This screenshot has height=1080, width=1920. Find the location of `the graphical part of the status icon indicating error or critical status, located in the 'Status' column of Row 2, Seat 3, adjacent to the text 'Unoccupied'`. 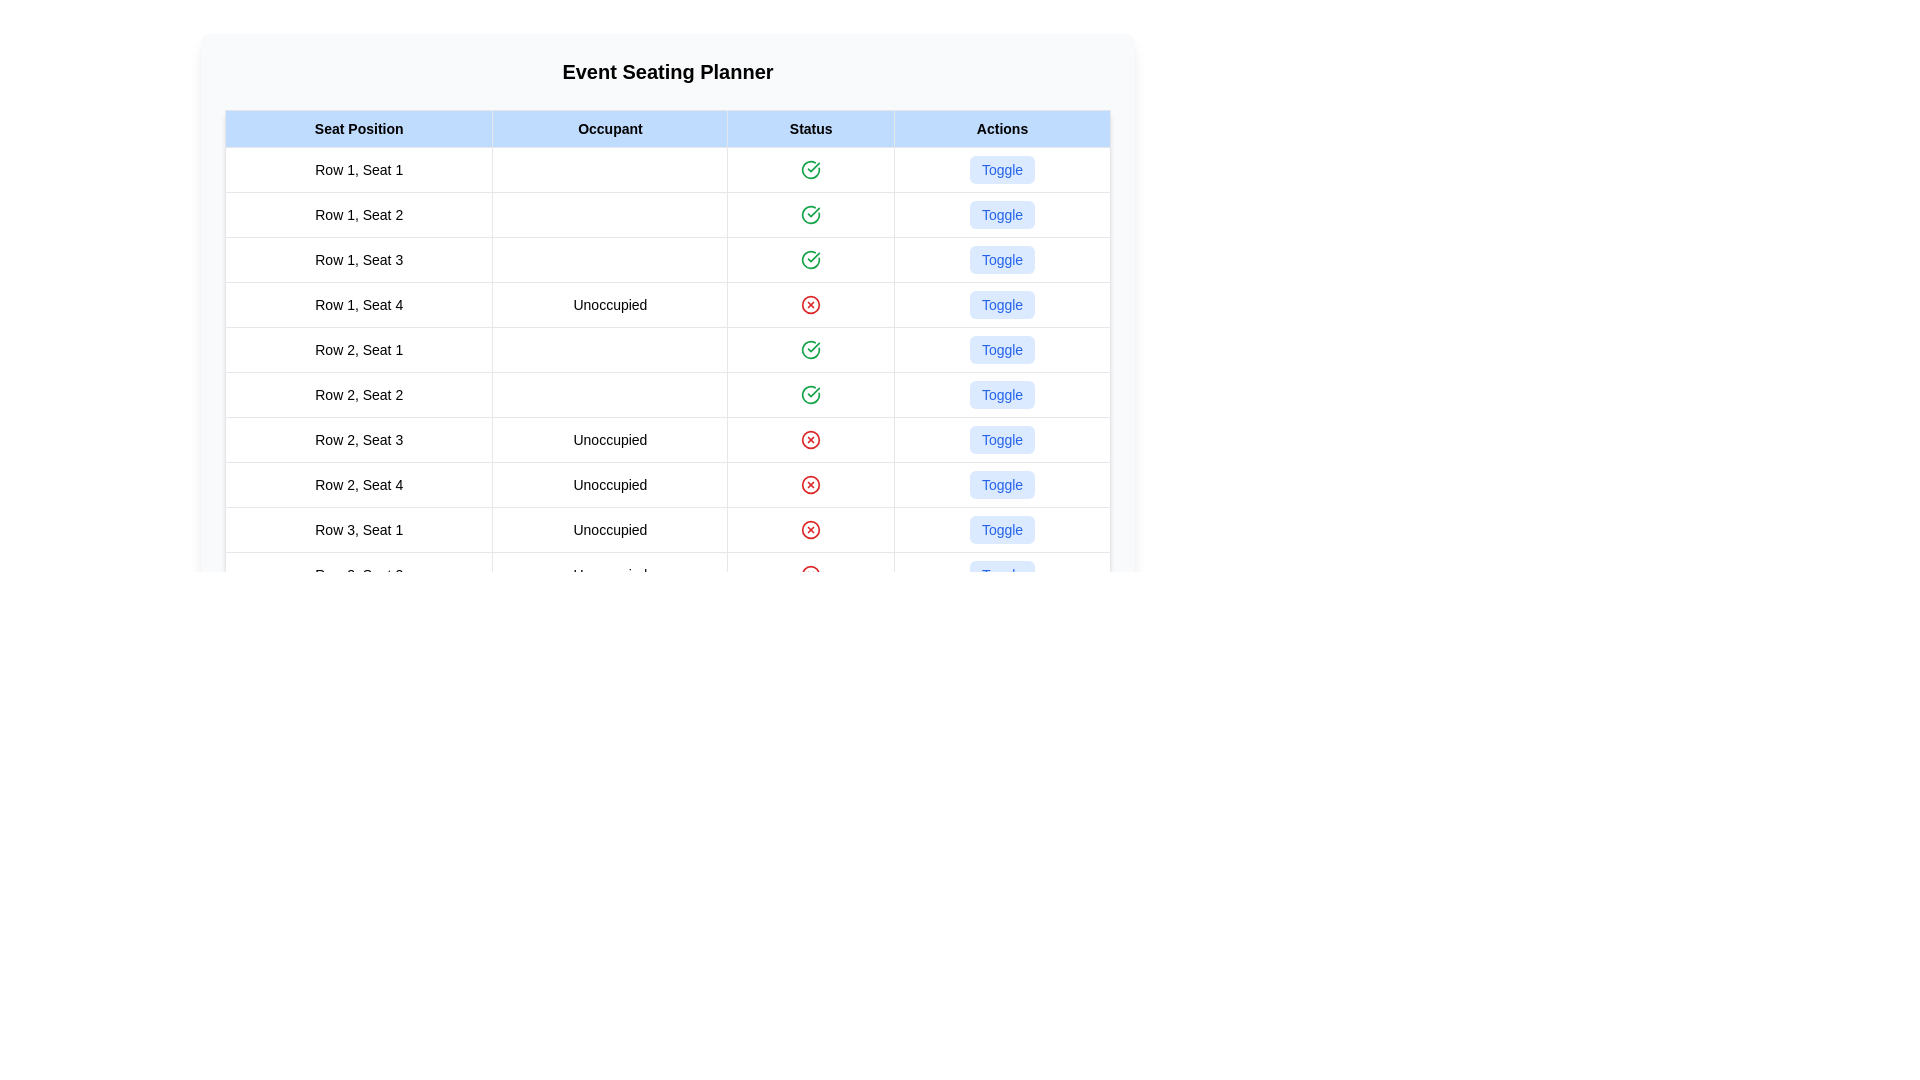

the graphical part of the status icon indicating error or critical status, located in the 'Status' column of Row 2, Seat 3, adjacent to the text 'Unoccupied' is located at coordinates (811, 574).